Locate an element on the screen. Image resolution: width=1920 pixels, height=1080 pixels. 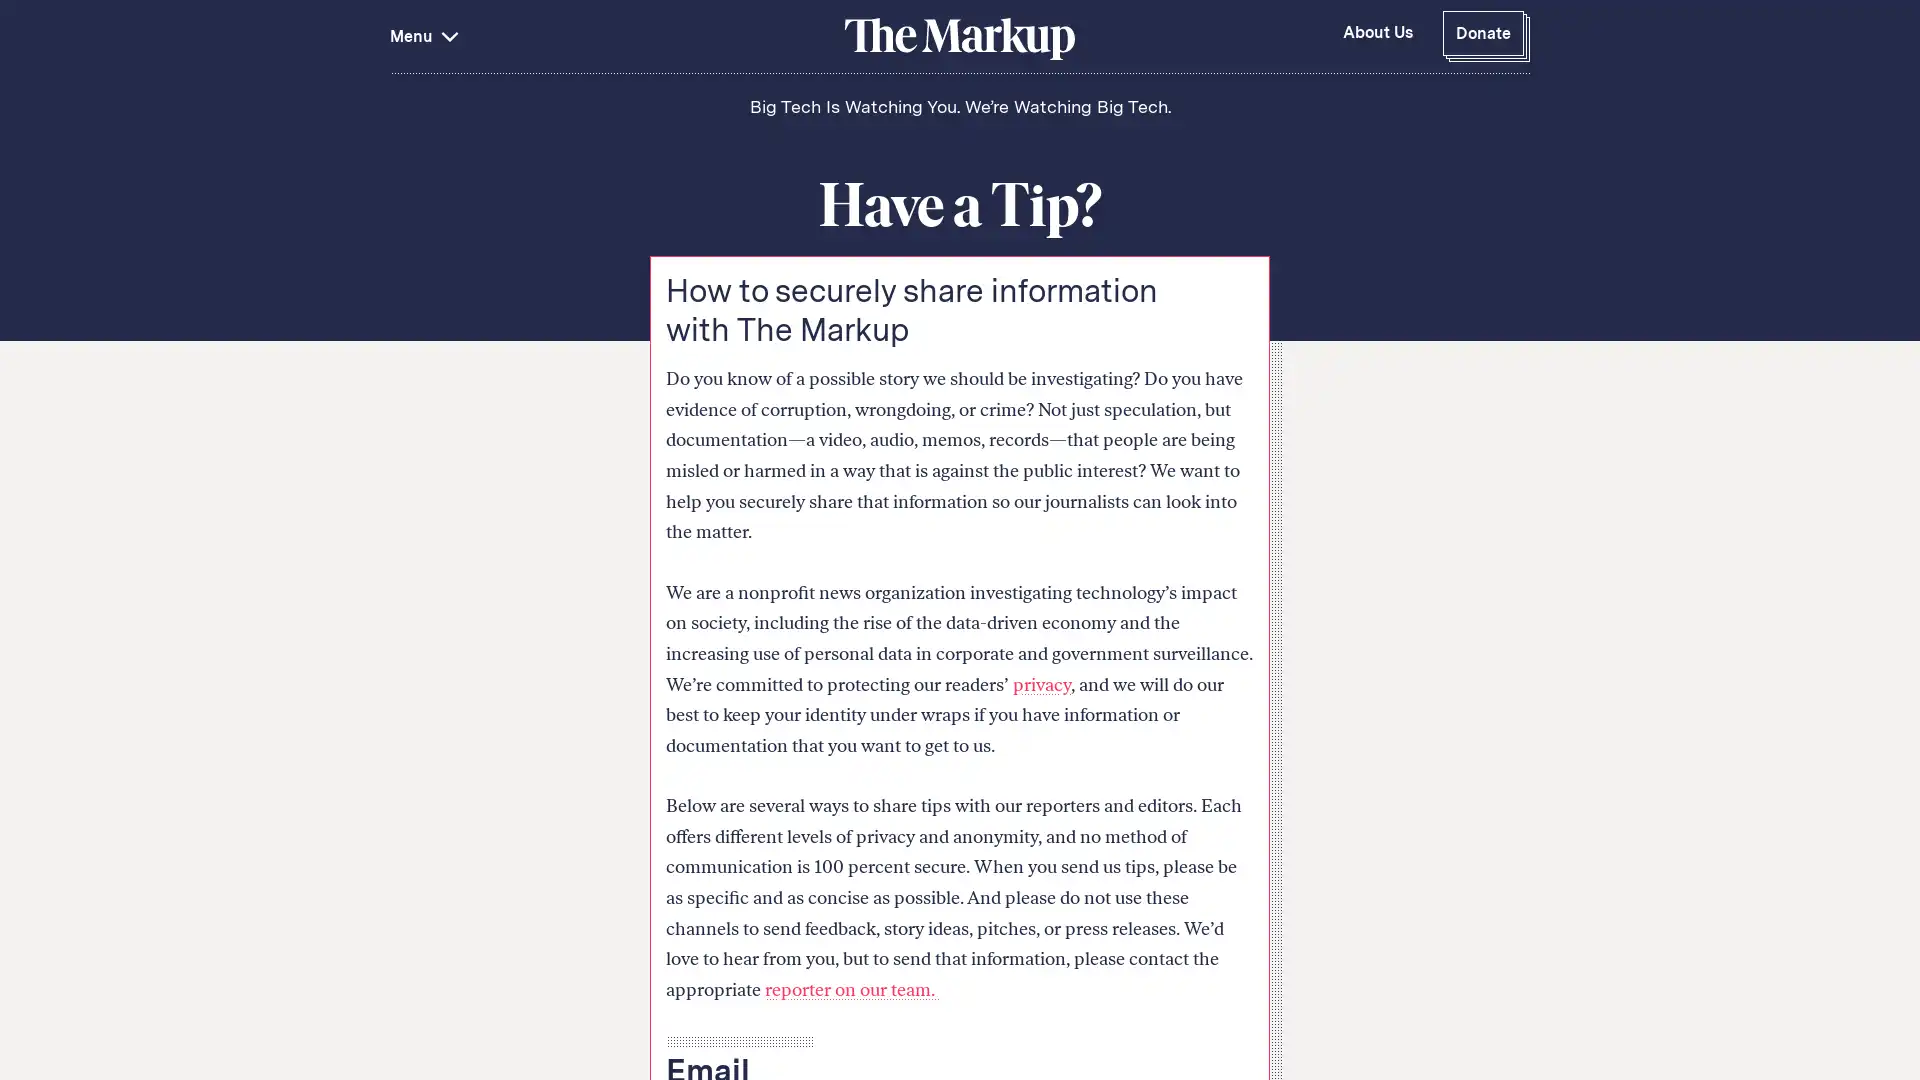
Submit is located at coordinates (780, 181).